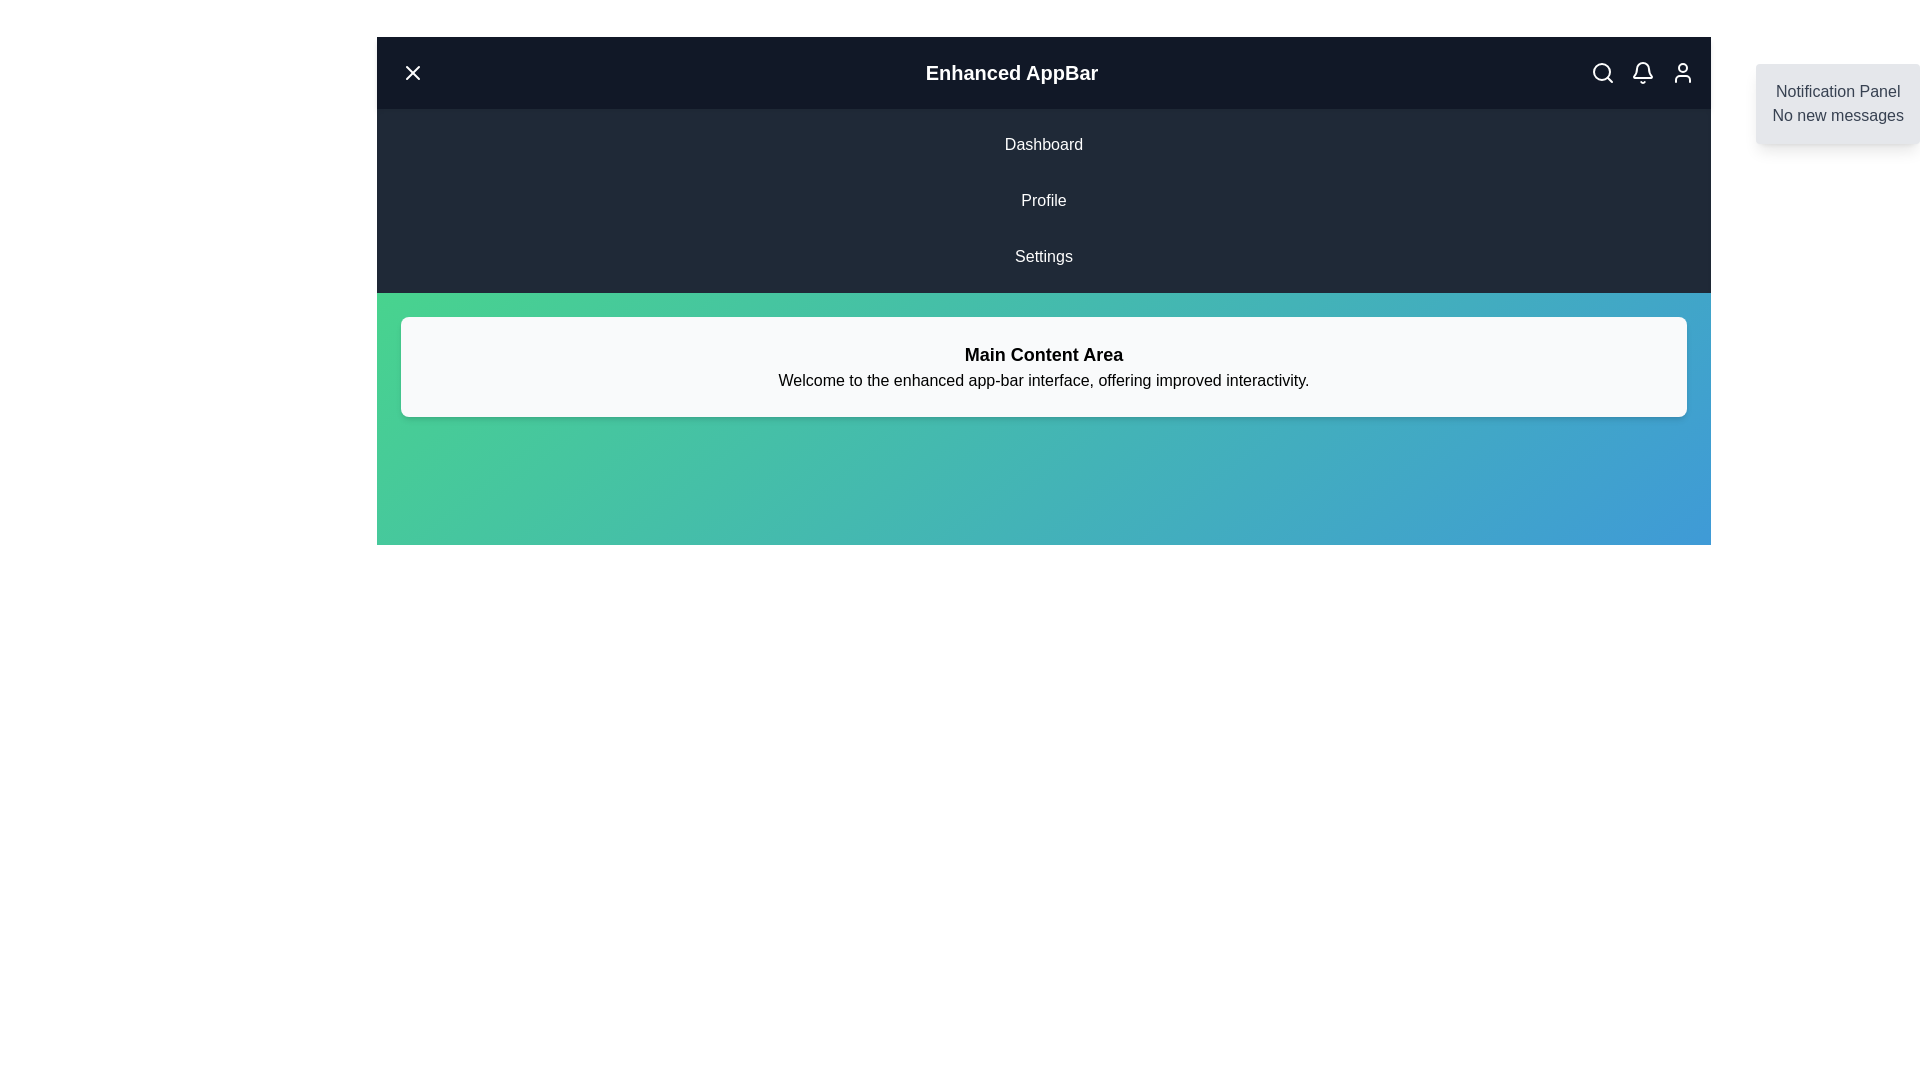 Image resolution: width=1920 pixels, height=1080 pixels. I want to click on the menu item corresponding to Settings to navigate, so click(1042, 256).